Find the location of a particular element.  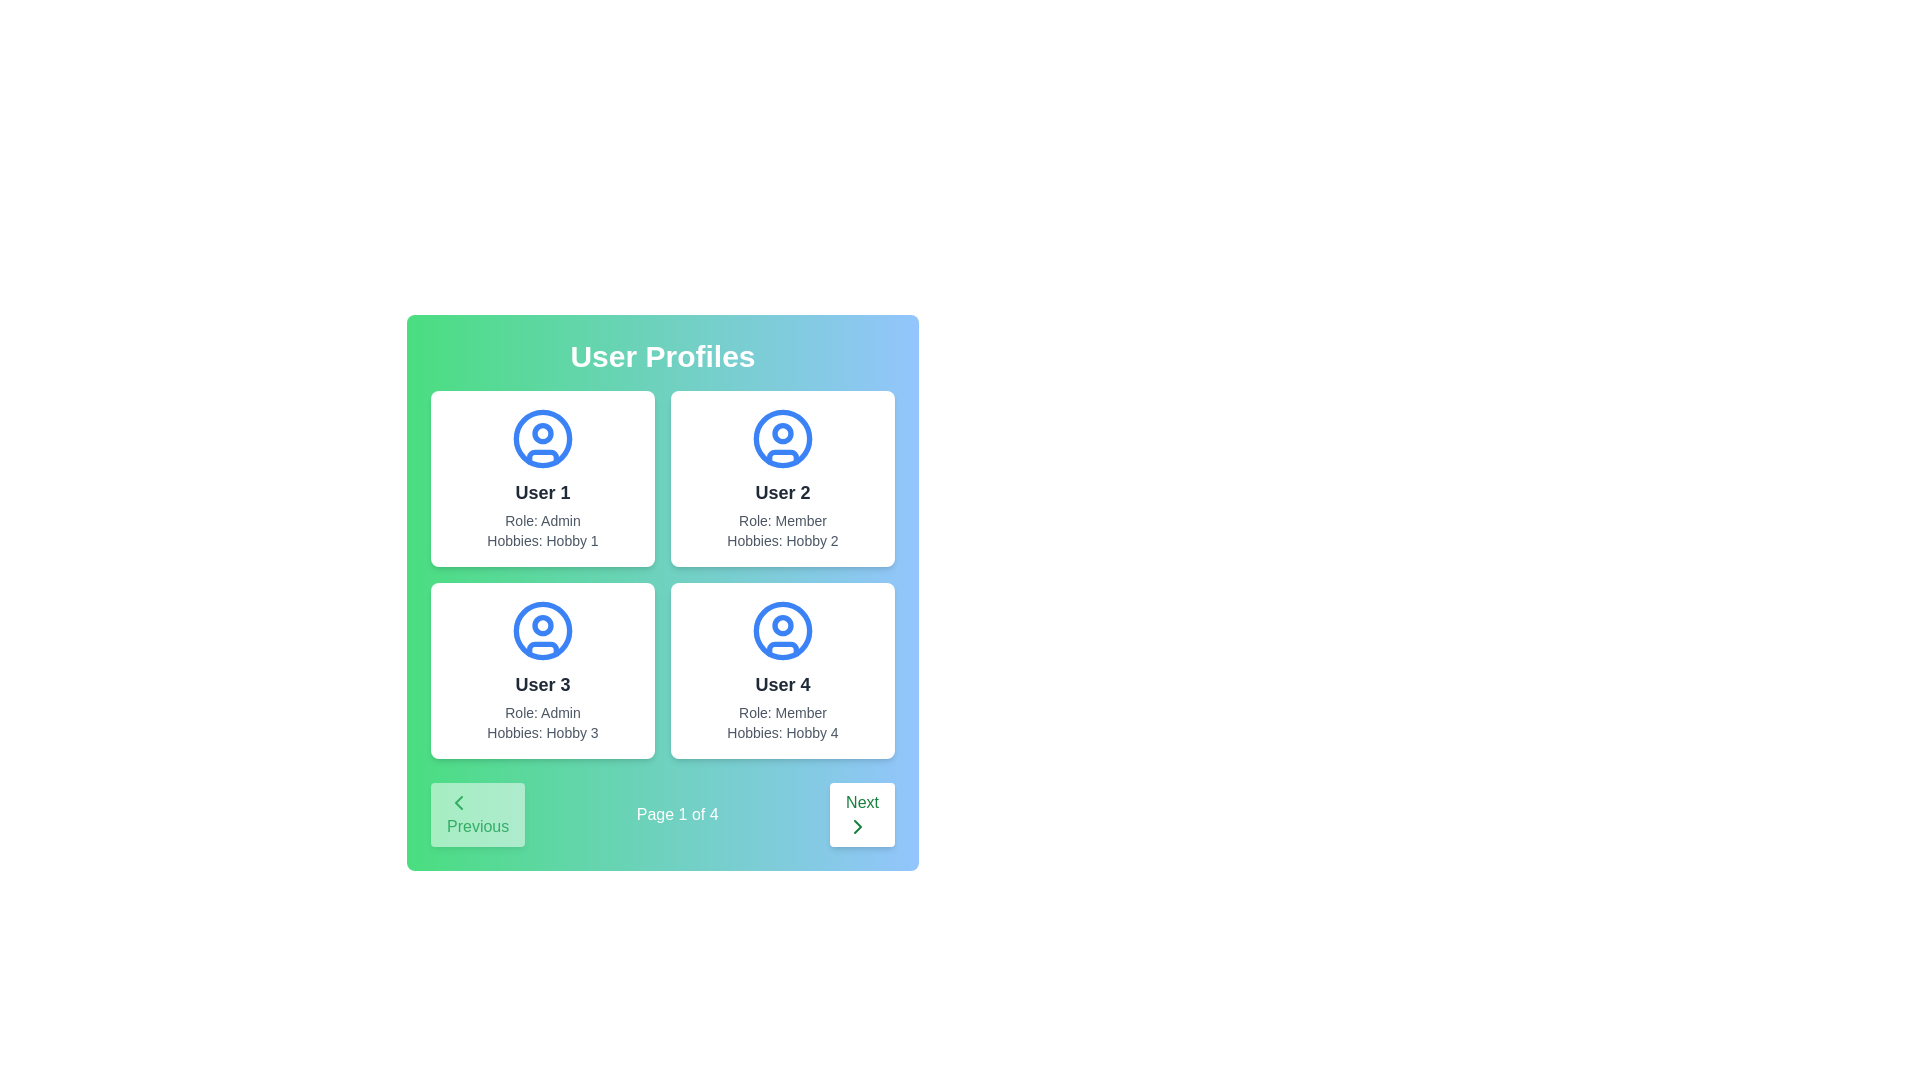

the text label that says 'Hobbies: Hobby 2', which is styled with a smaller font size and gray color, located directly below 'Role: Member' in the user card for 'User 2' is located at coordinates (781, 540).